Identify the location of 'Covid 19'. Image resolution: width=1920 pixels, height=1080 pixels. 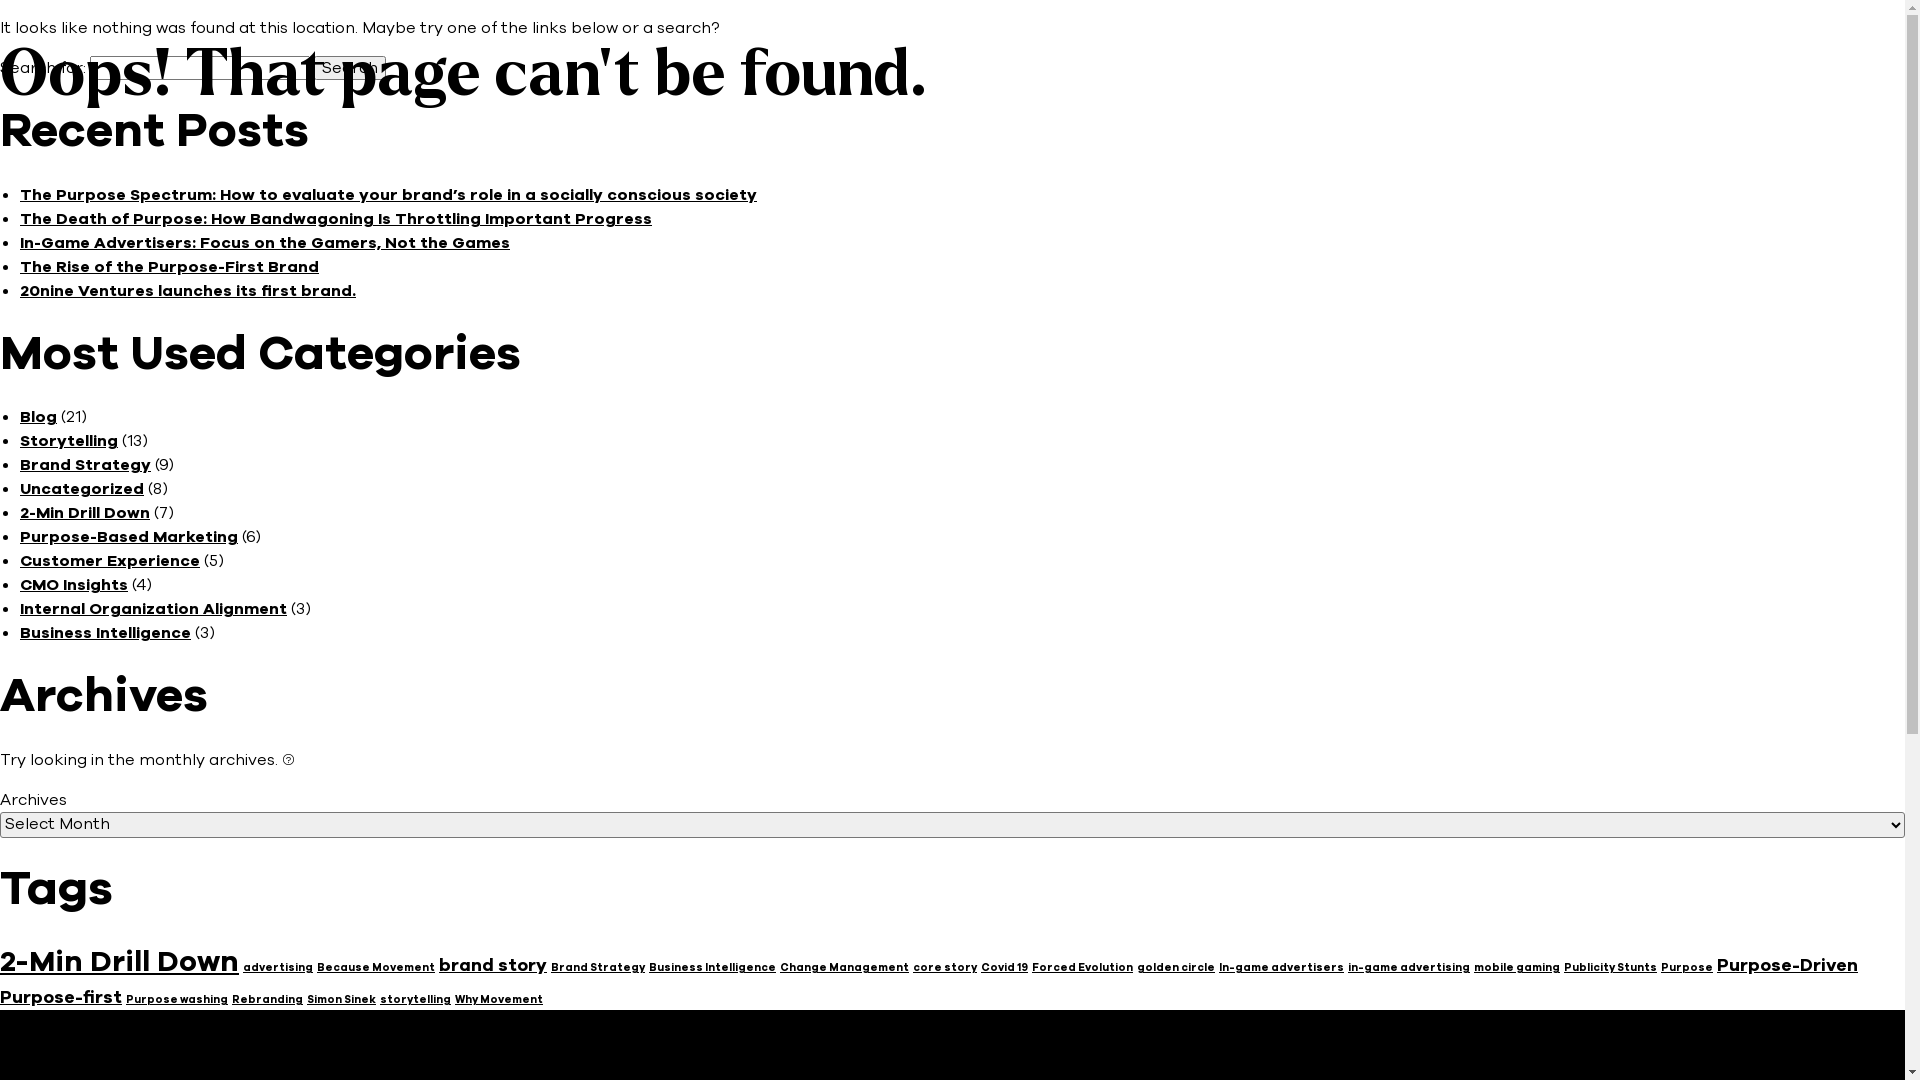
(980, 966).